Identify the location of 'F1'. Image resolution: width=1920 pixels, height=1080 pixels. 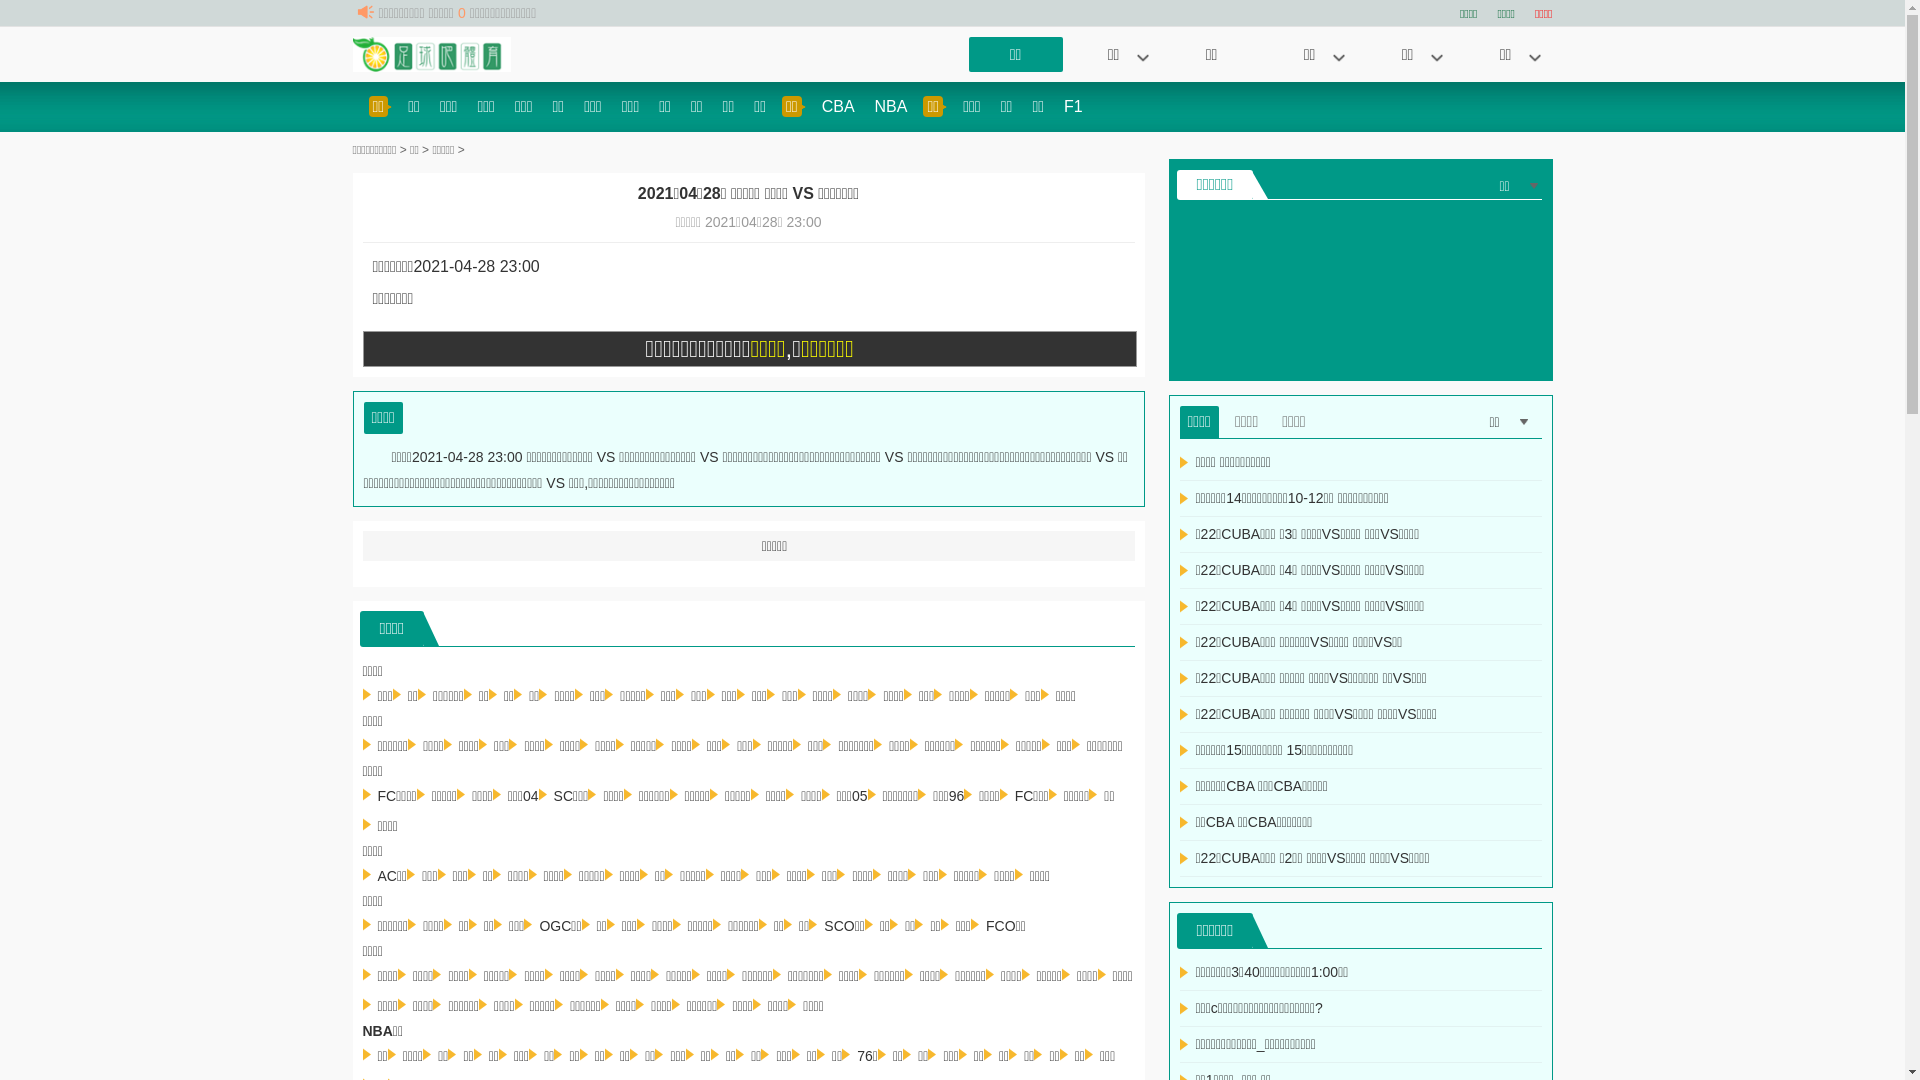
(1063, 106).